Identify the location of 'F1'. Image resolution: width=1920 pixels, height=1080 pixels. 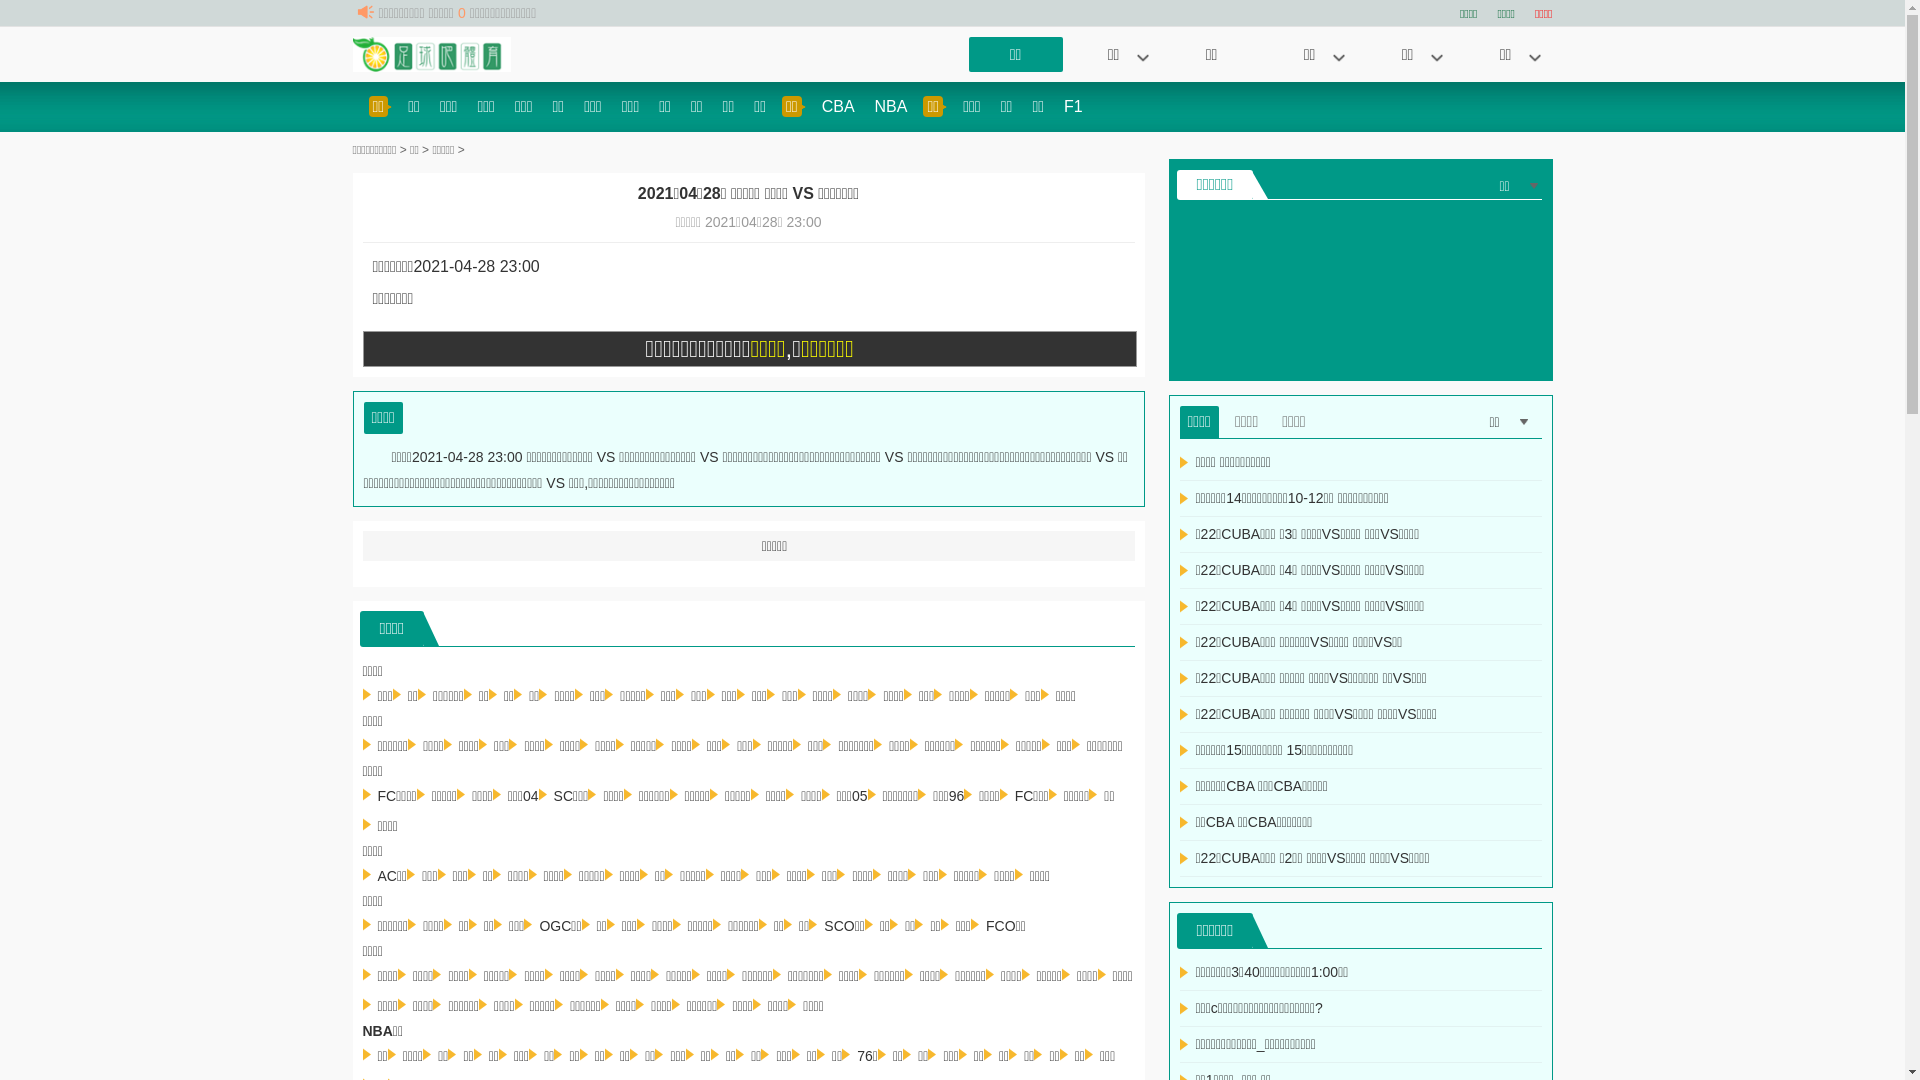
(1063, 106).